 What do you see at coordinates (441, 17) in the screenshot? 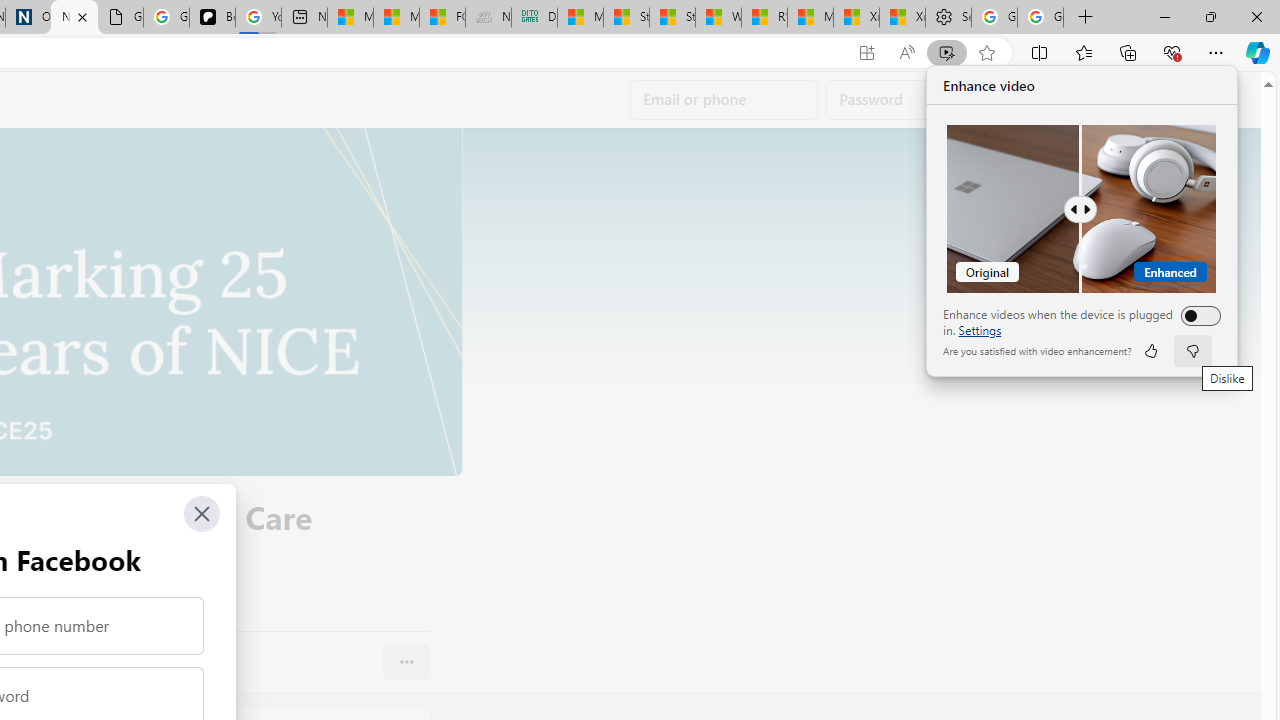
I see `'FOX News - MSN'` at bounding box center [441, 17].